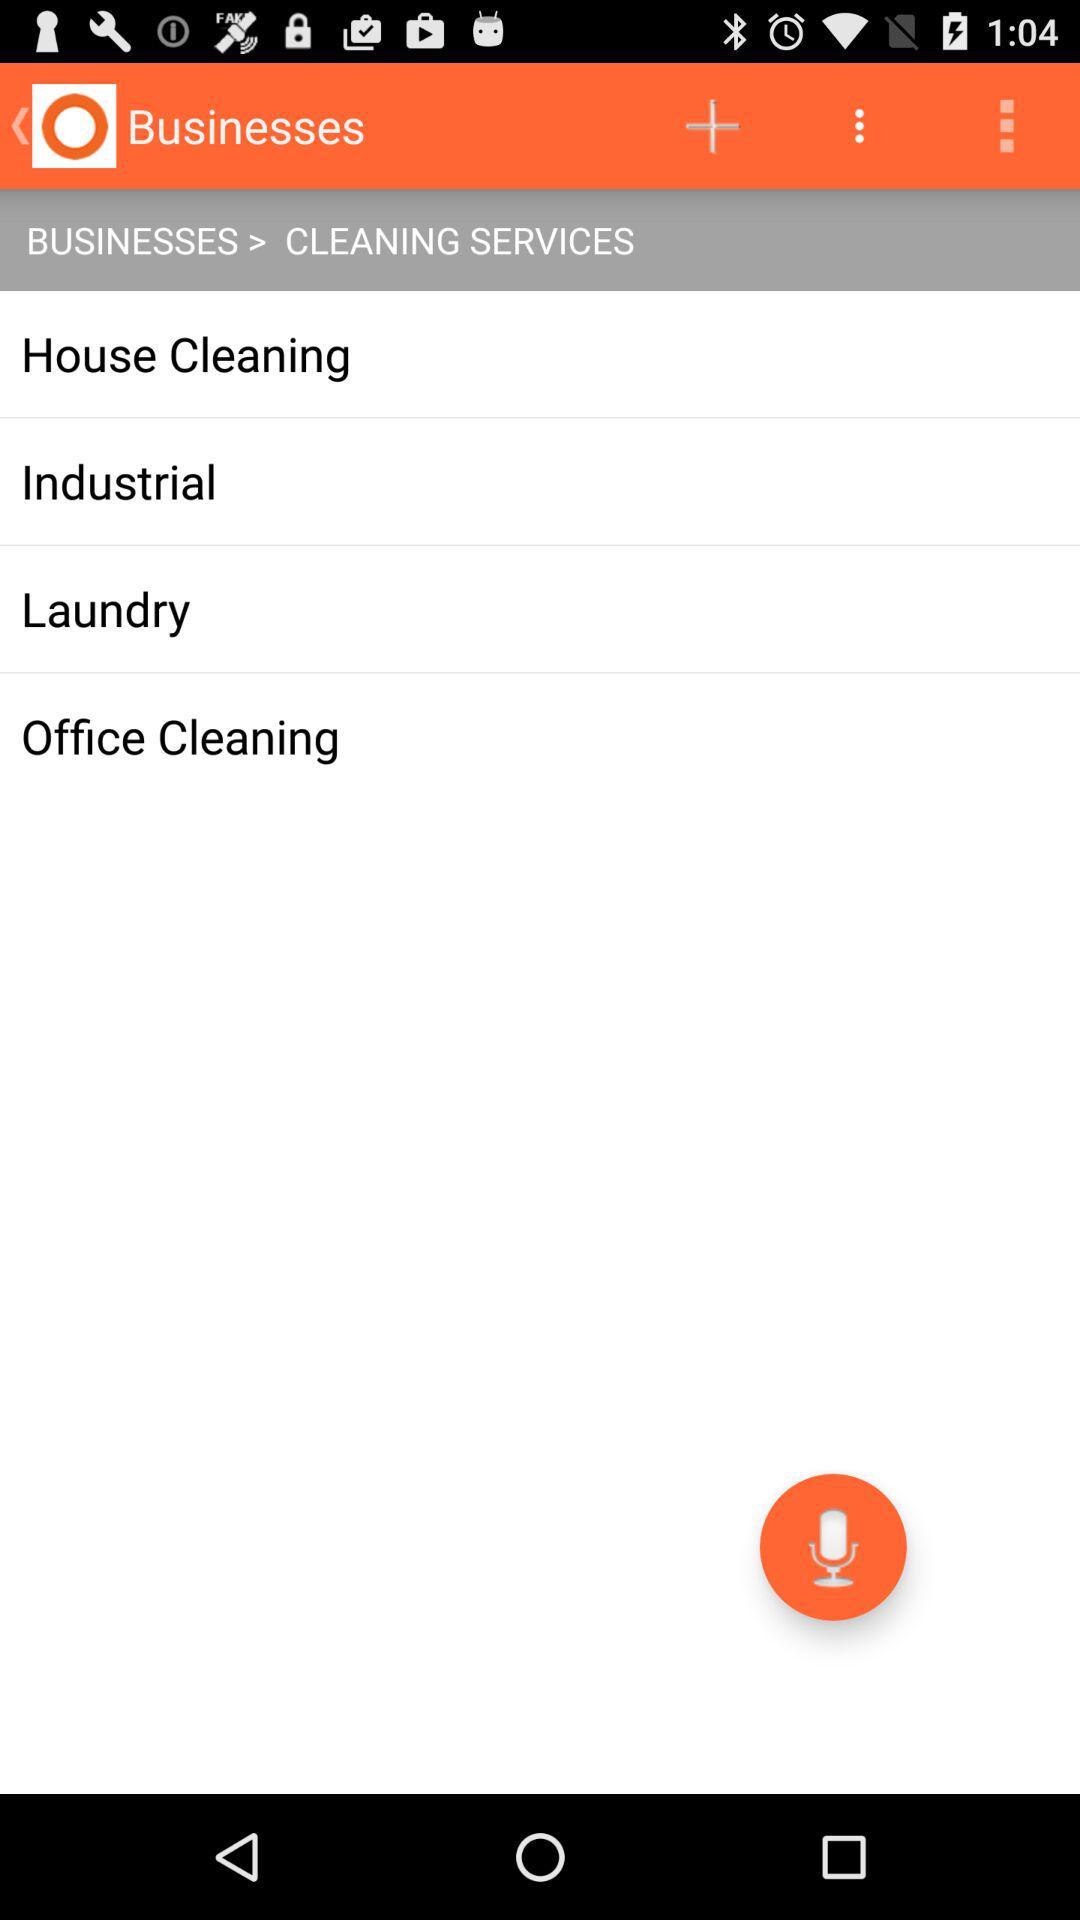 This screenshot has width=1080, height=1920. What do you see at coordinates (833, 1546) in the screenshot?
I see `icon at the bottom right corner` at bounding box center [833, 1546].